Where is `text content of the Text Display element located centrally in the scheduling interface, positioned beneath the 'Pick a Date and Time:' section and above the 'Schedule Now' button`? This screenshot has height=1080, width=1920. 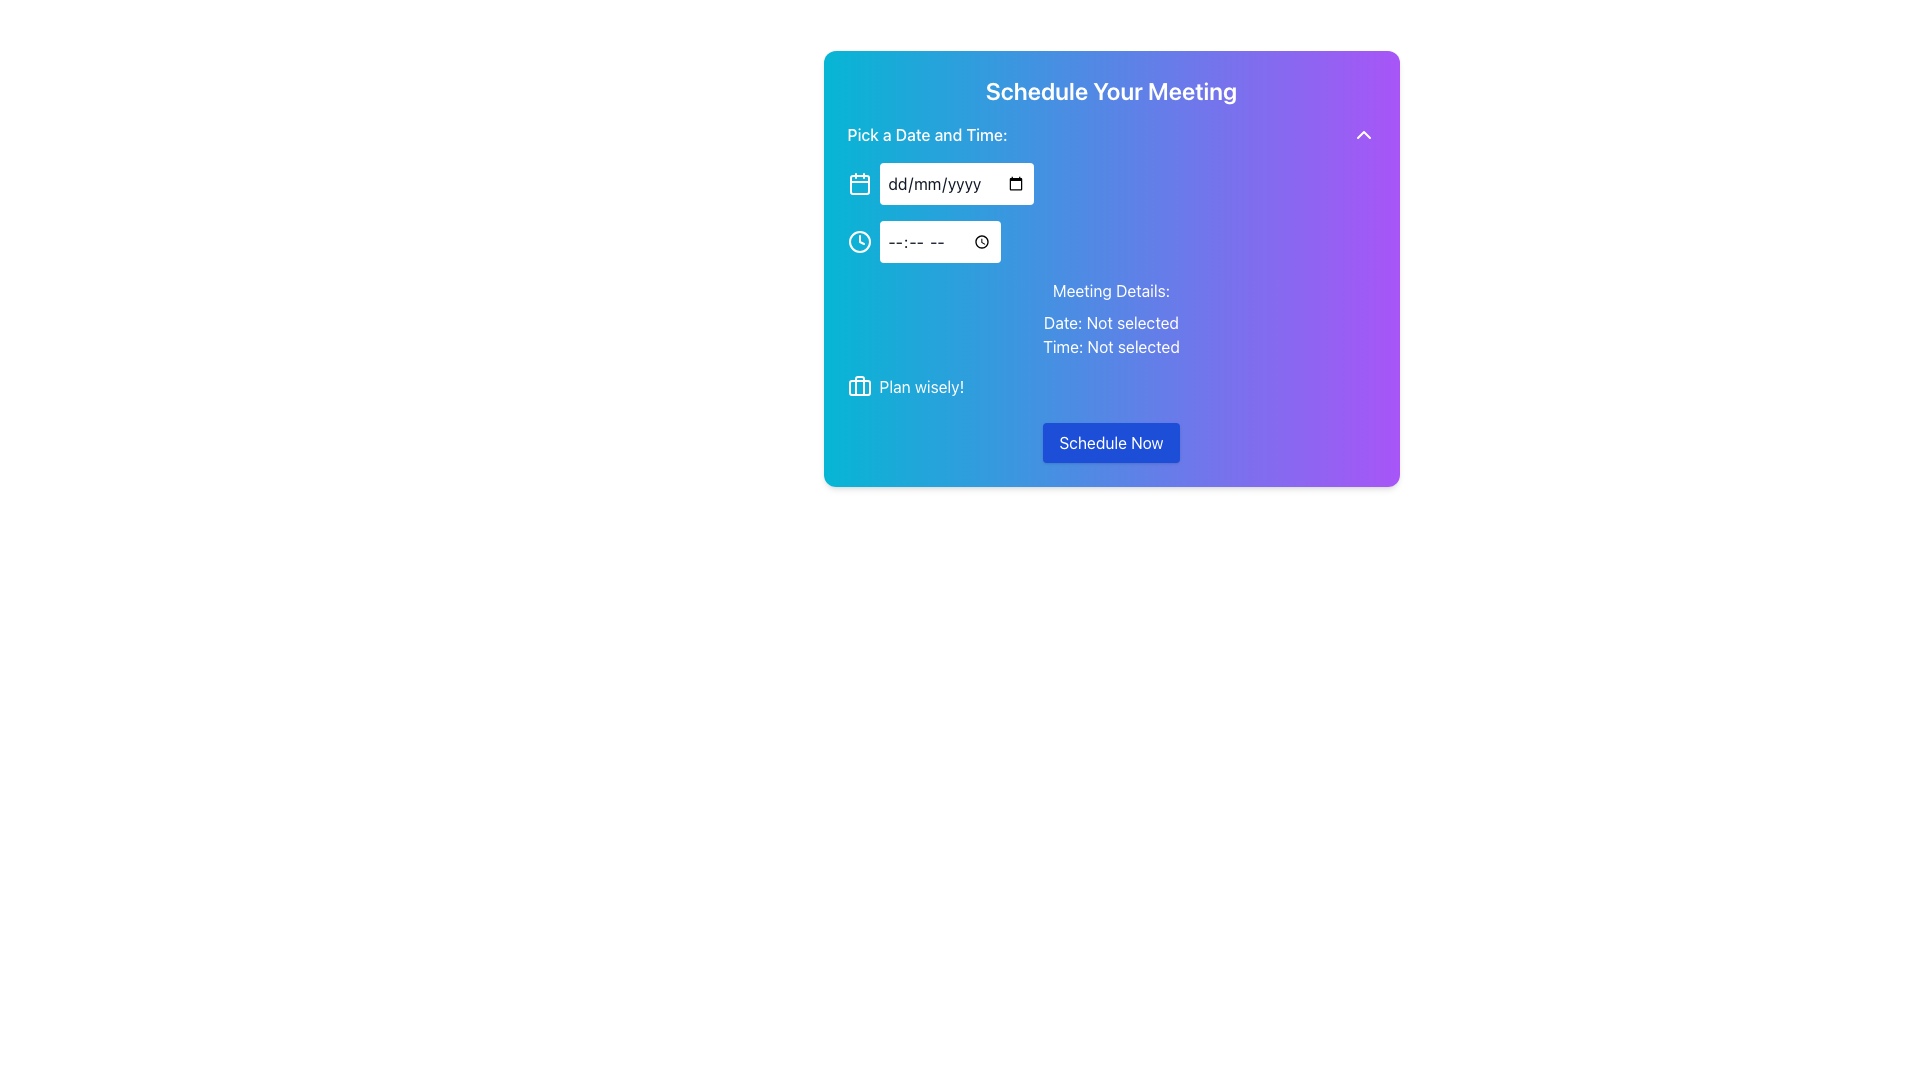 text content of the Text Display element located centrally in the scheduling interface, positioned beneath the 'Pick a Date and Time:' section and above the 'Schedule Now' button is located at coordinates (1110, 338).